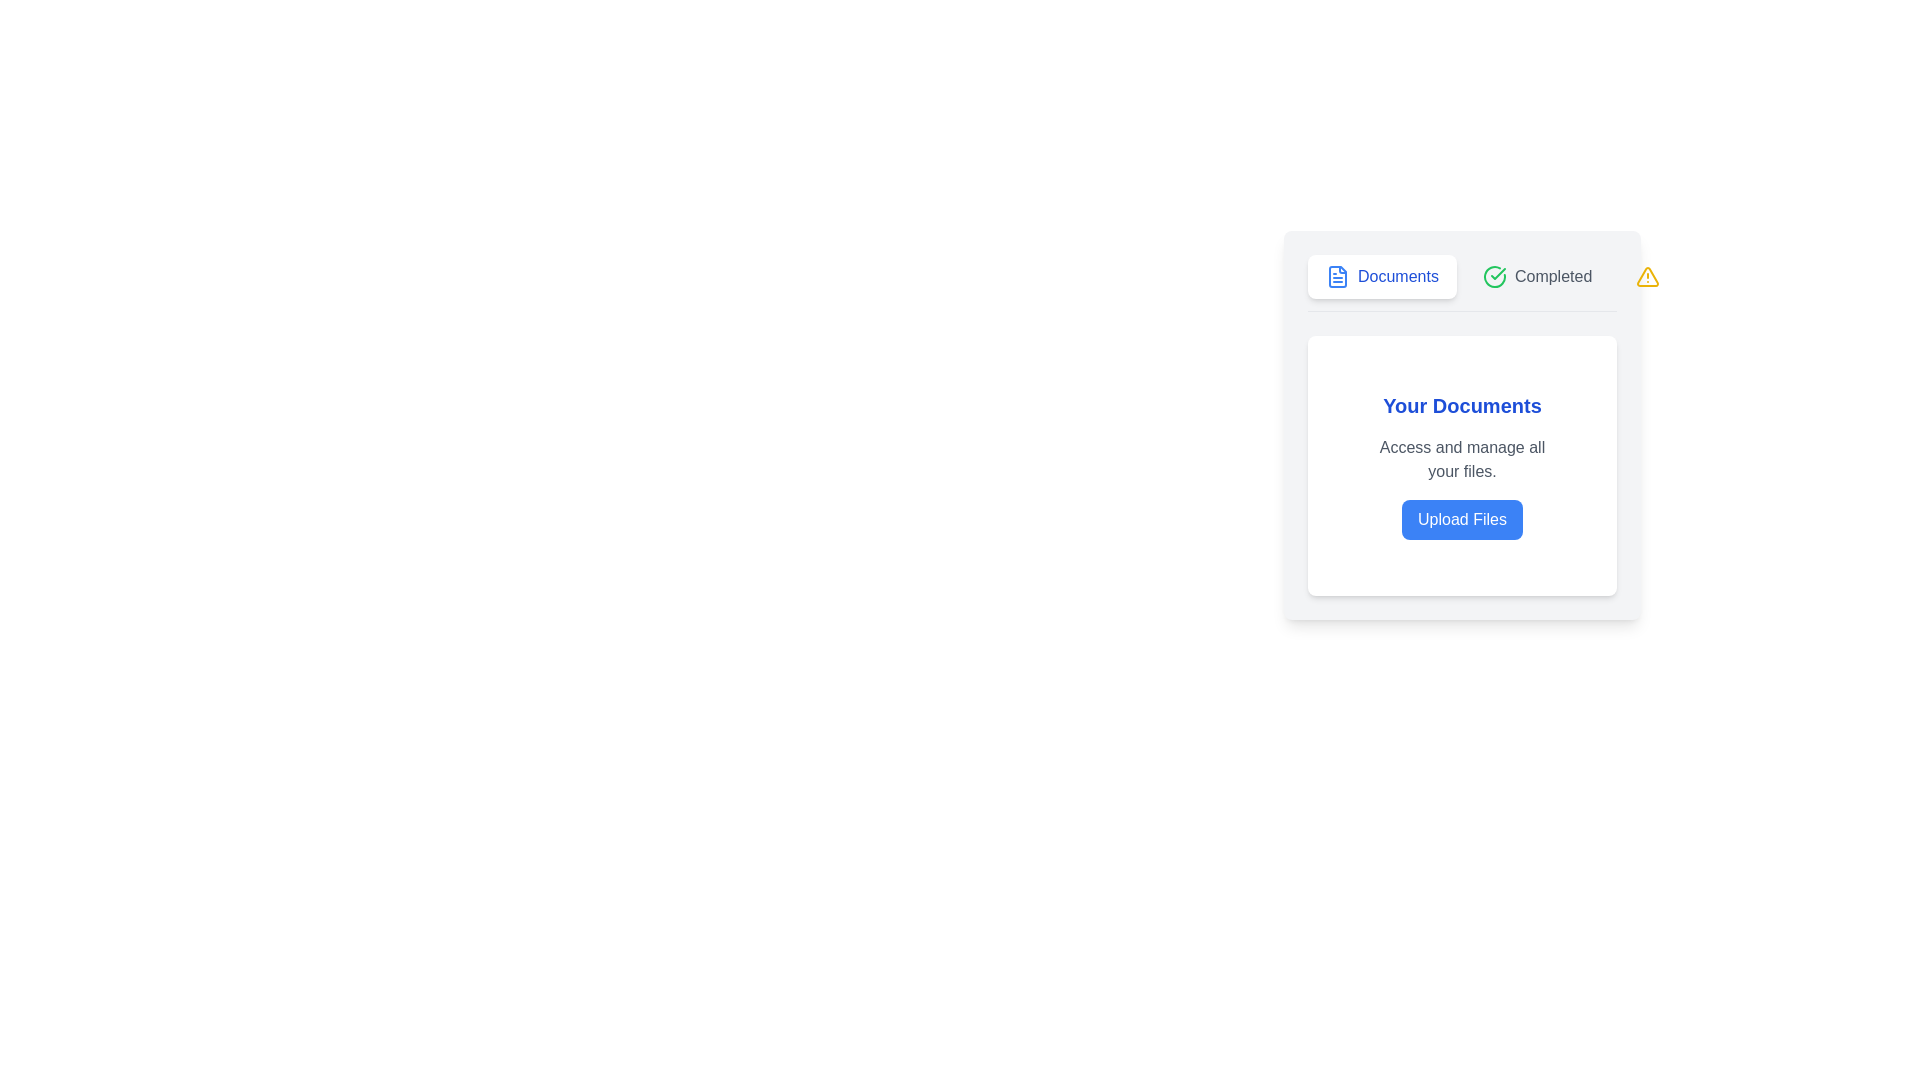 This screenshot has height=1080, width=1920. What do you see at coordinates (1338, 277) in the screenshot?
I see `the file icon located in the upper-left portion of the card-like widget by interacting with the main structure of the icon` at bounding box center [1338, 277].